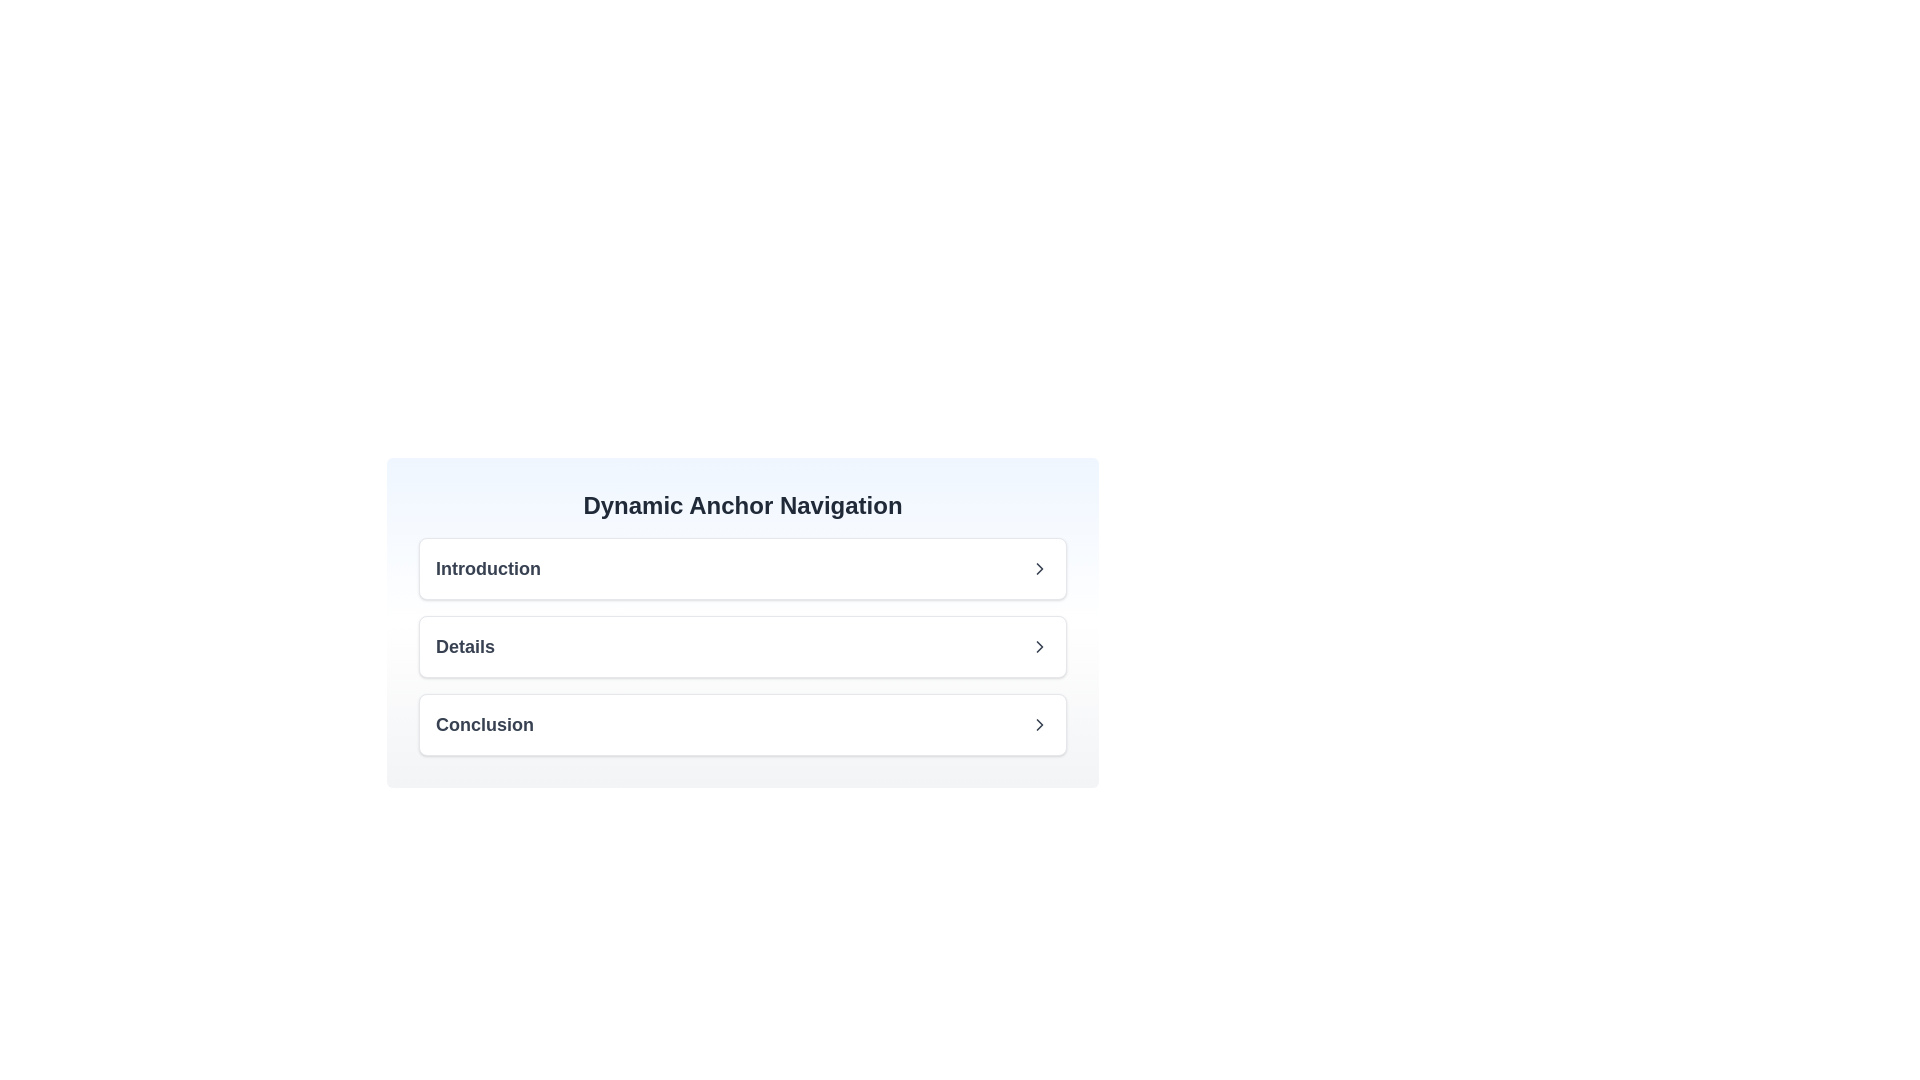 Image resolution: width=1920 pixels, height=1080 pixels. Describe the element at coordinates (742, 647) in the screenshot. I see `the 'Details' navigation link located` at that location.